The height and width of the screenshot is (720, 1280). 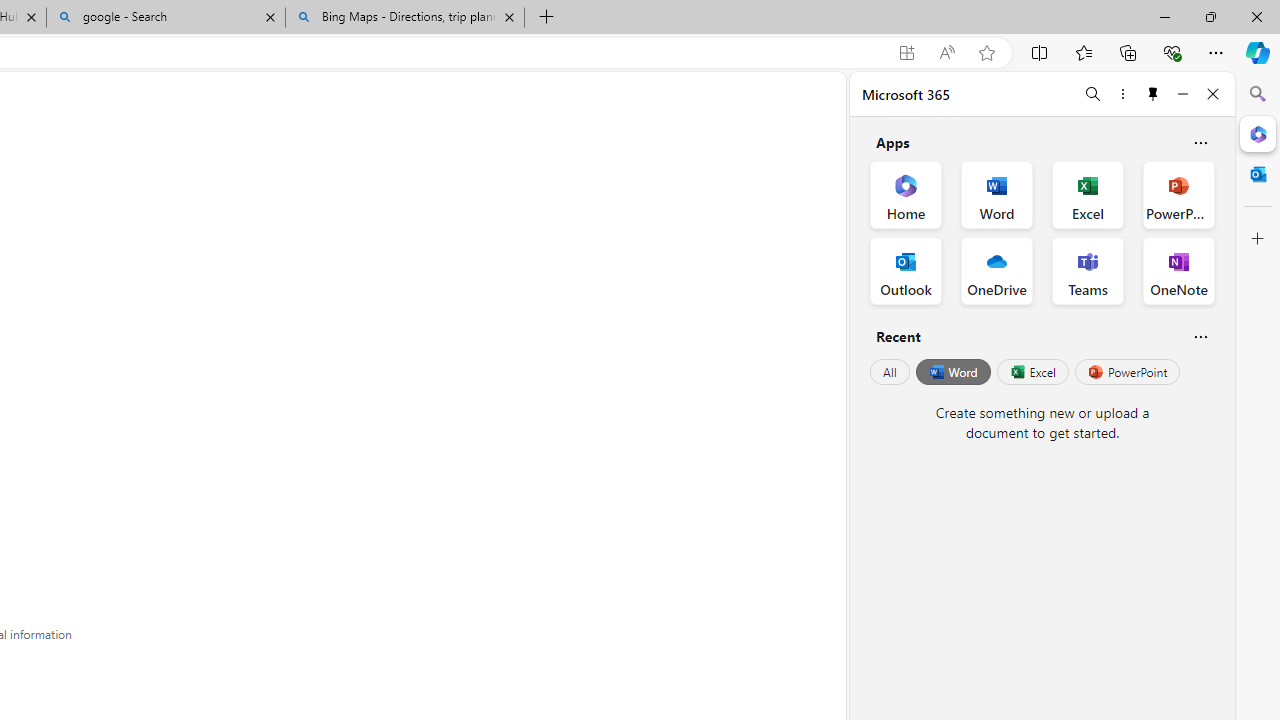 I want to click on 'App available. Install GitHub', so click(x=905, y=52).